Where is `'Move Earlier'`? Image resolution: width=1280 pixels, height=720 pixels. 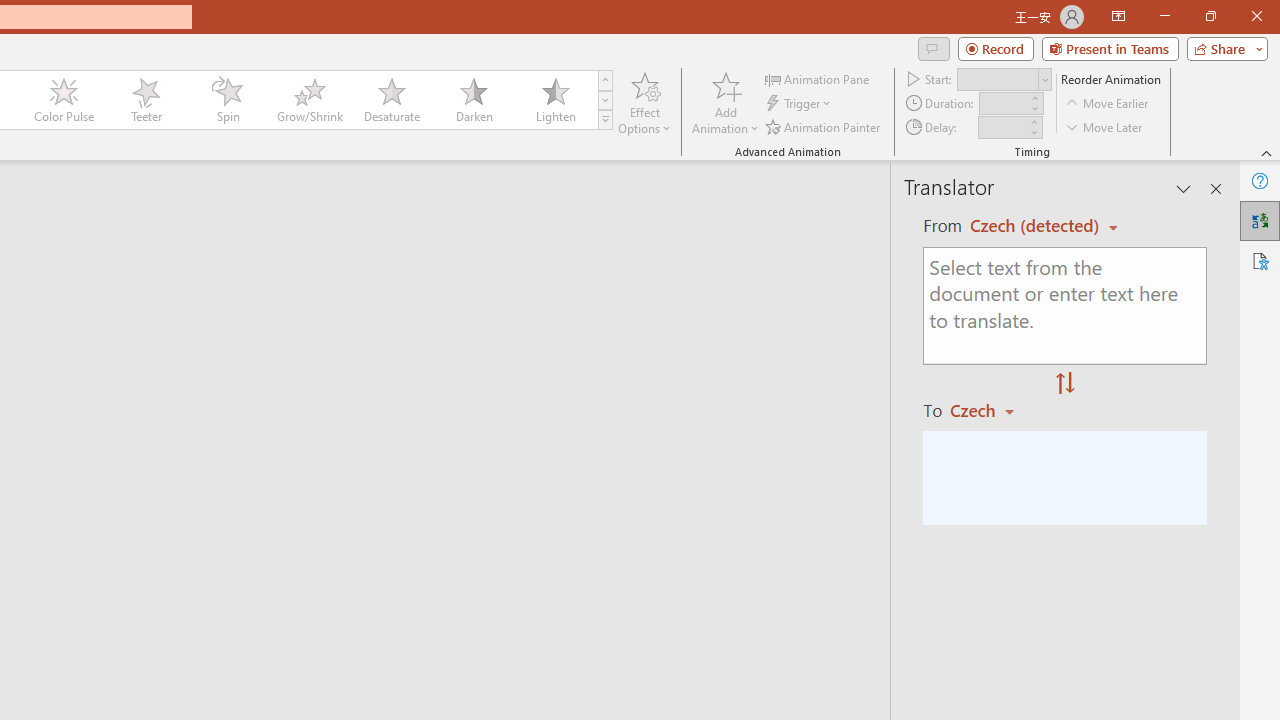
'Move Earlier' is located at coordinates (1106, 103).